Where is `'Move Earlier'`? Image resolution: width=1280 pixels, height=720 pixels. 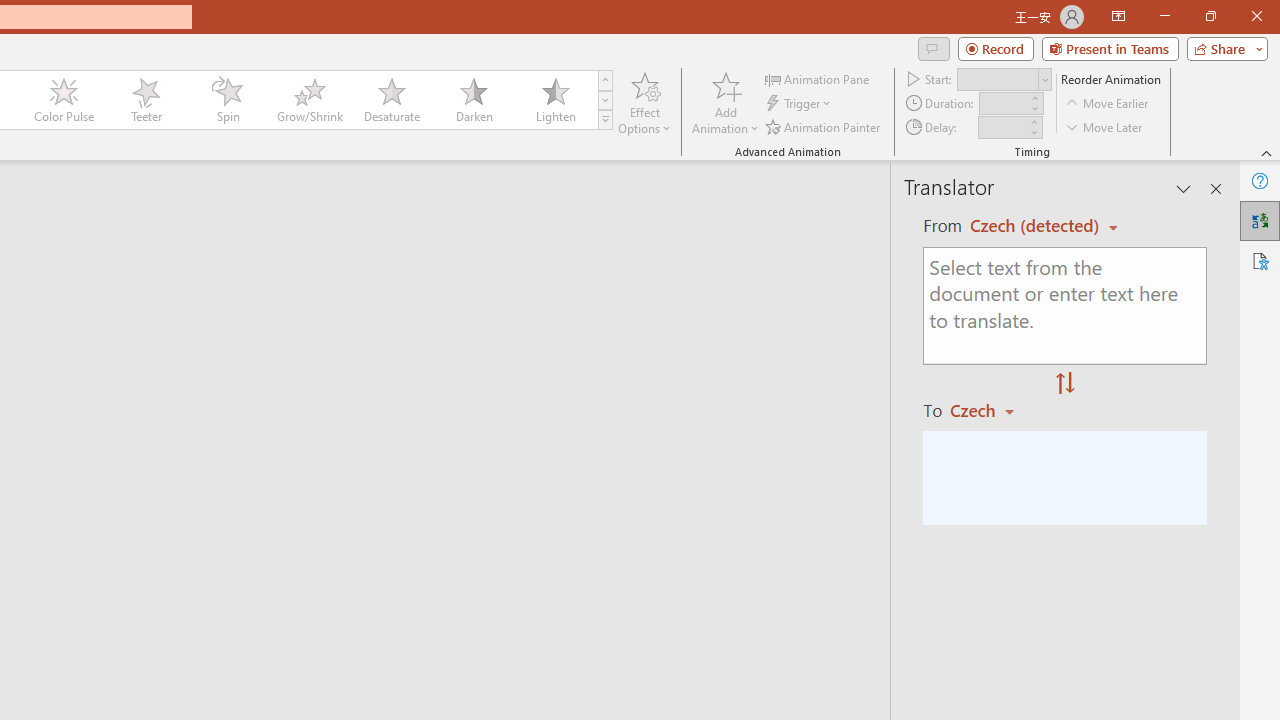
'Move Earlier' is located at coordinates (1106, 103).